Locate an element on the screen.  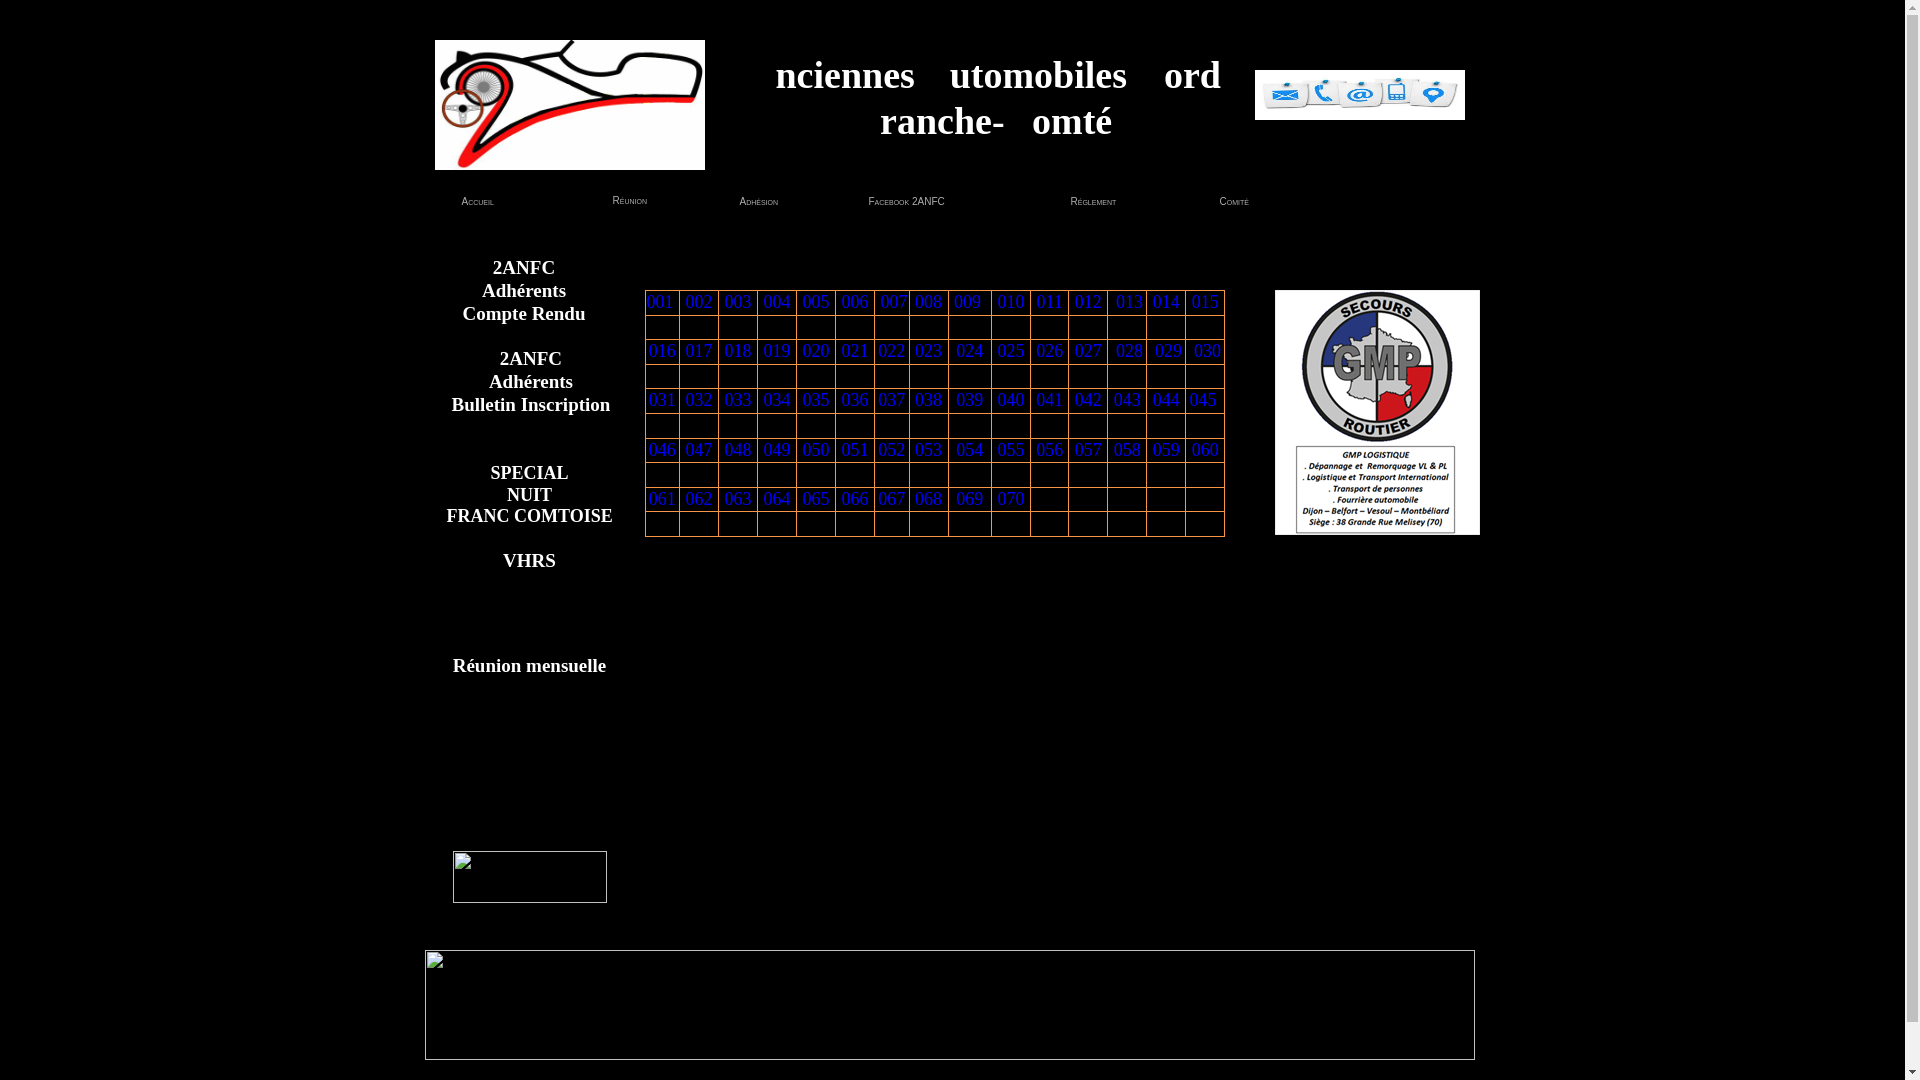
'017' is located at coordinates (699, 350).